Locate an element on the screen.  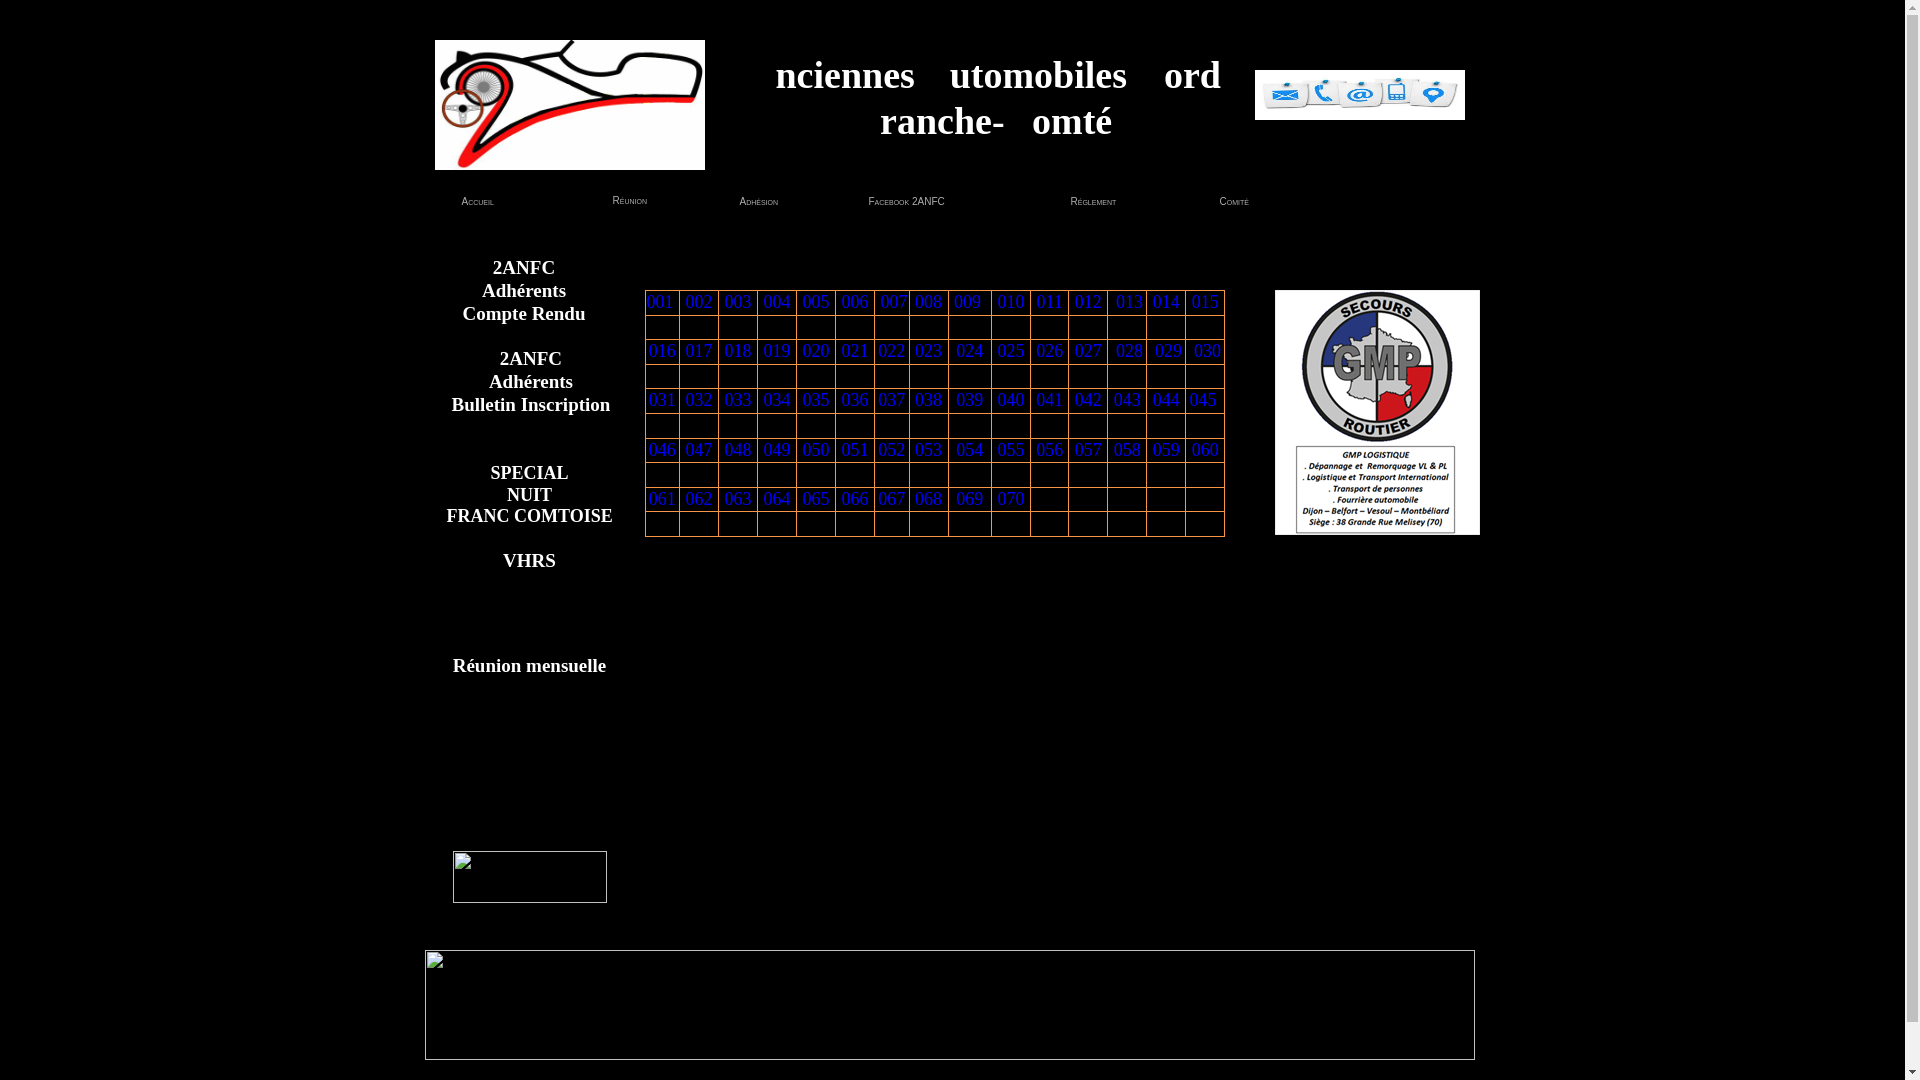
'017' is located at coordinates (699, 350).